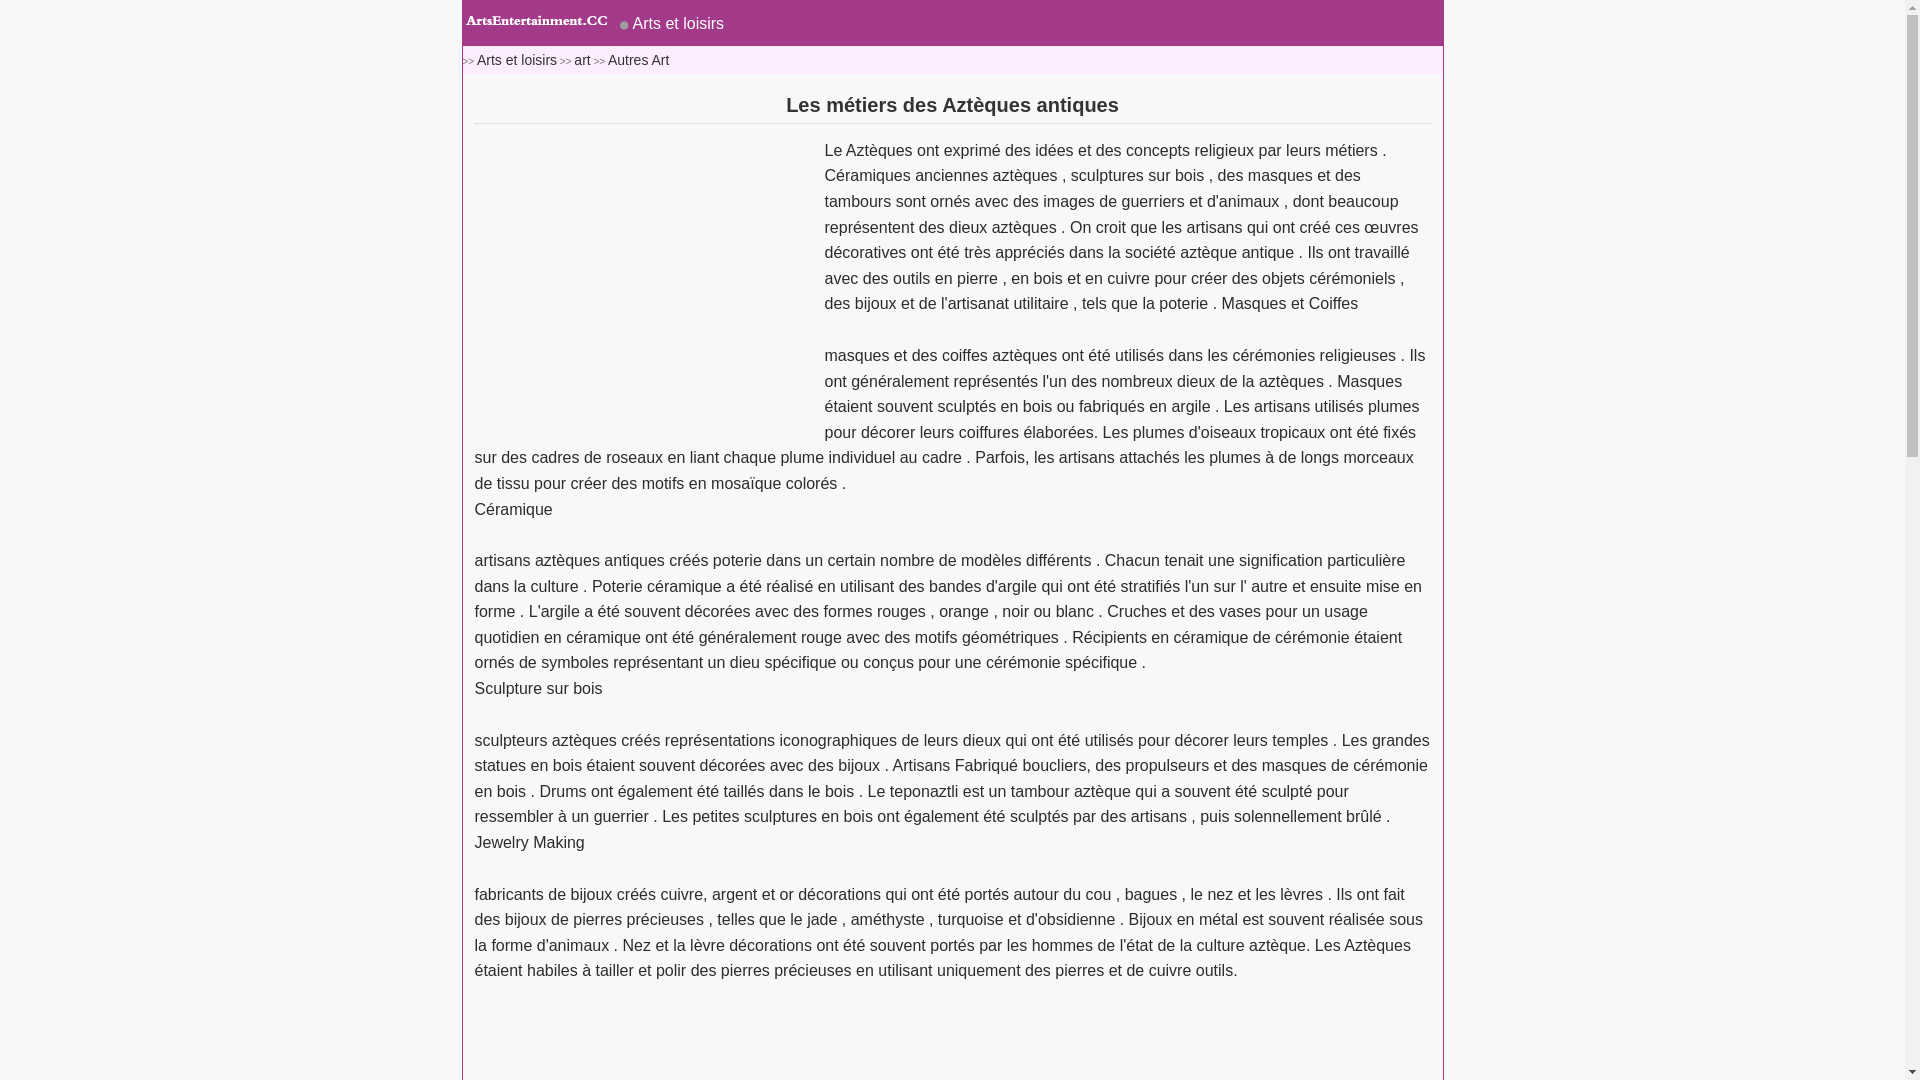  I want to click on 'Arts et loisirs', so click(671, 23).